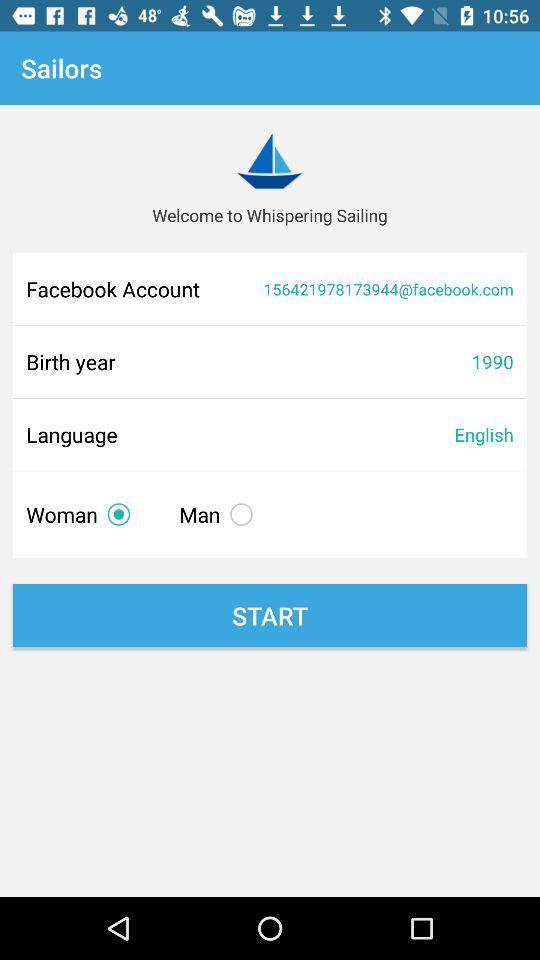 This screenshot has height=960, width=540. Describe the element at coordinates (82, 513) in the screenshot. I see `the woman` at that location.